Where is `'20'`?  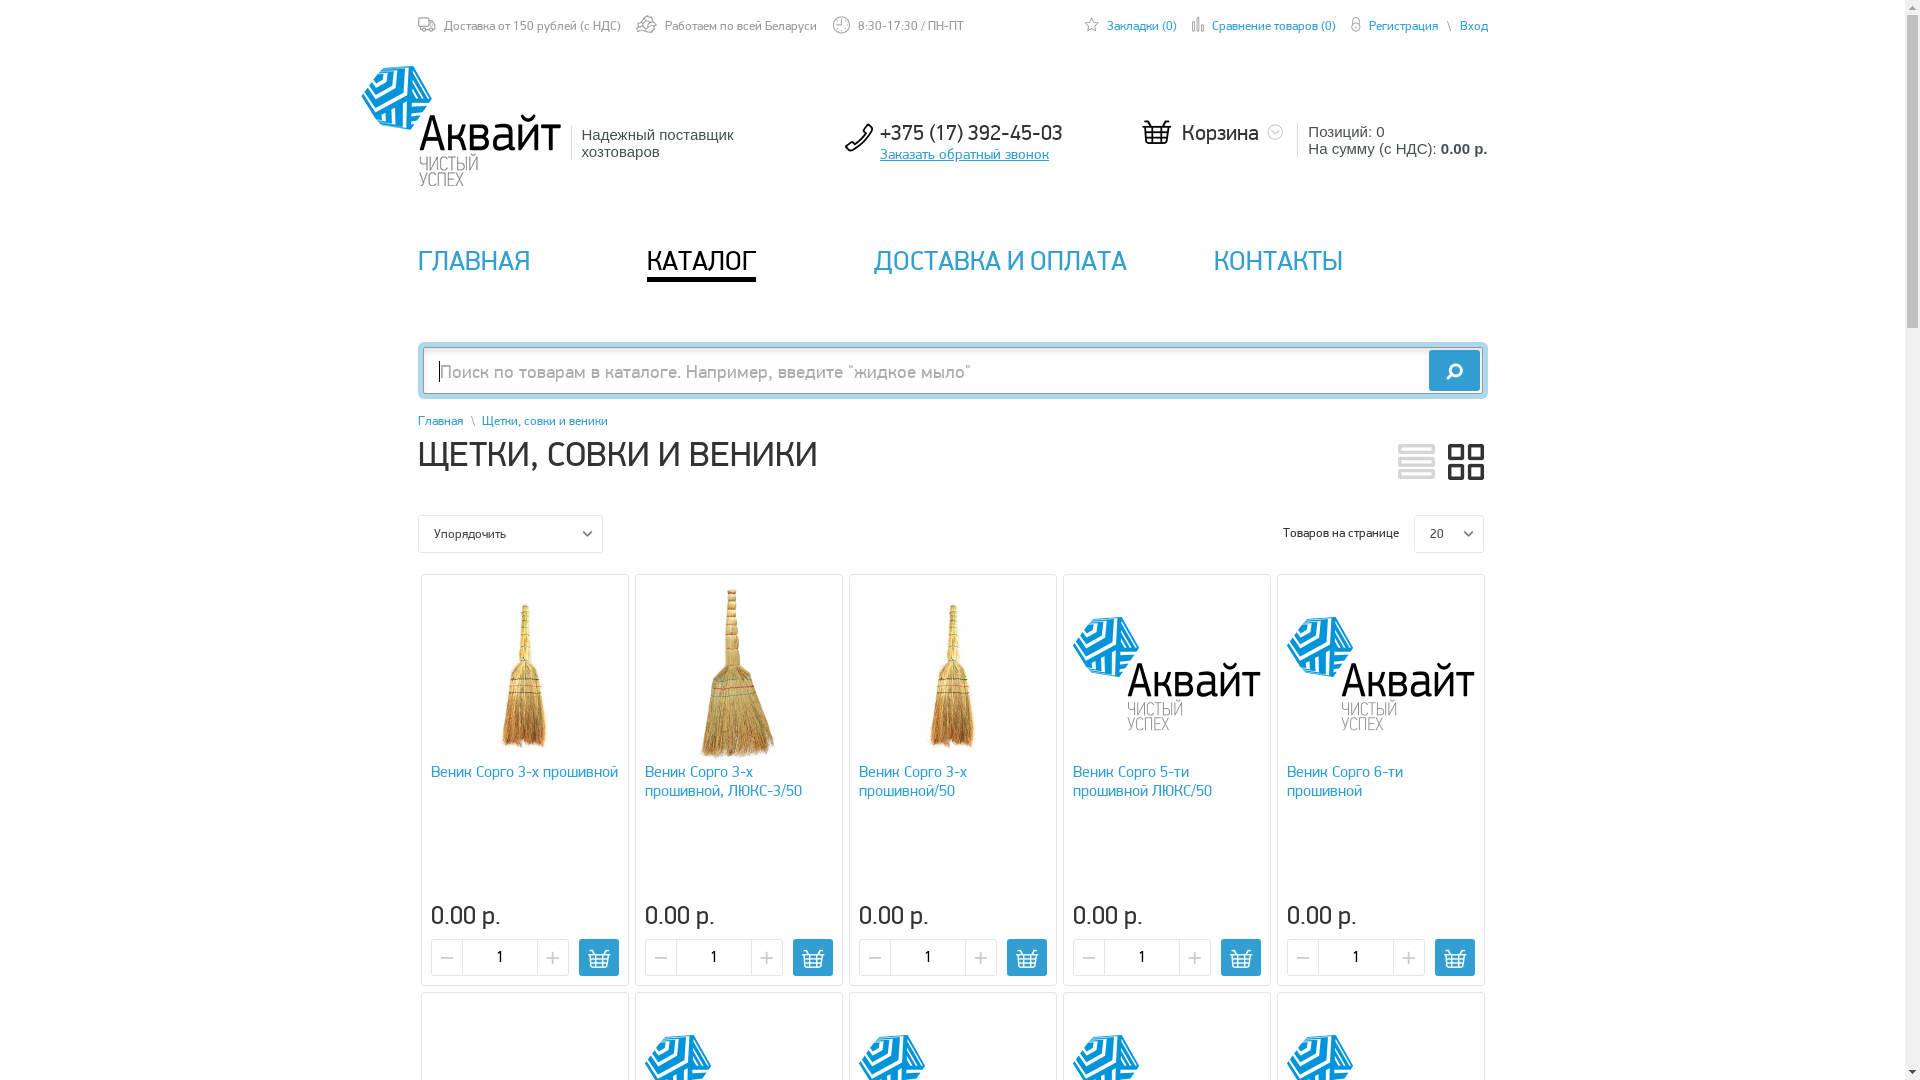 '20' is located at coordinates (1413, 532).